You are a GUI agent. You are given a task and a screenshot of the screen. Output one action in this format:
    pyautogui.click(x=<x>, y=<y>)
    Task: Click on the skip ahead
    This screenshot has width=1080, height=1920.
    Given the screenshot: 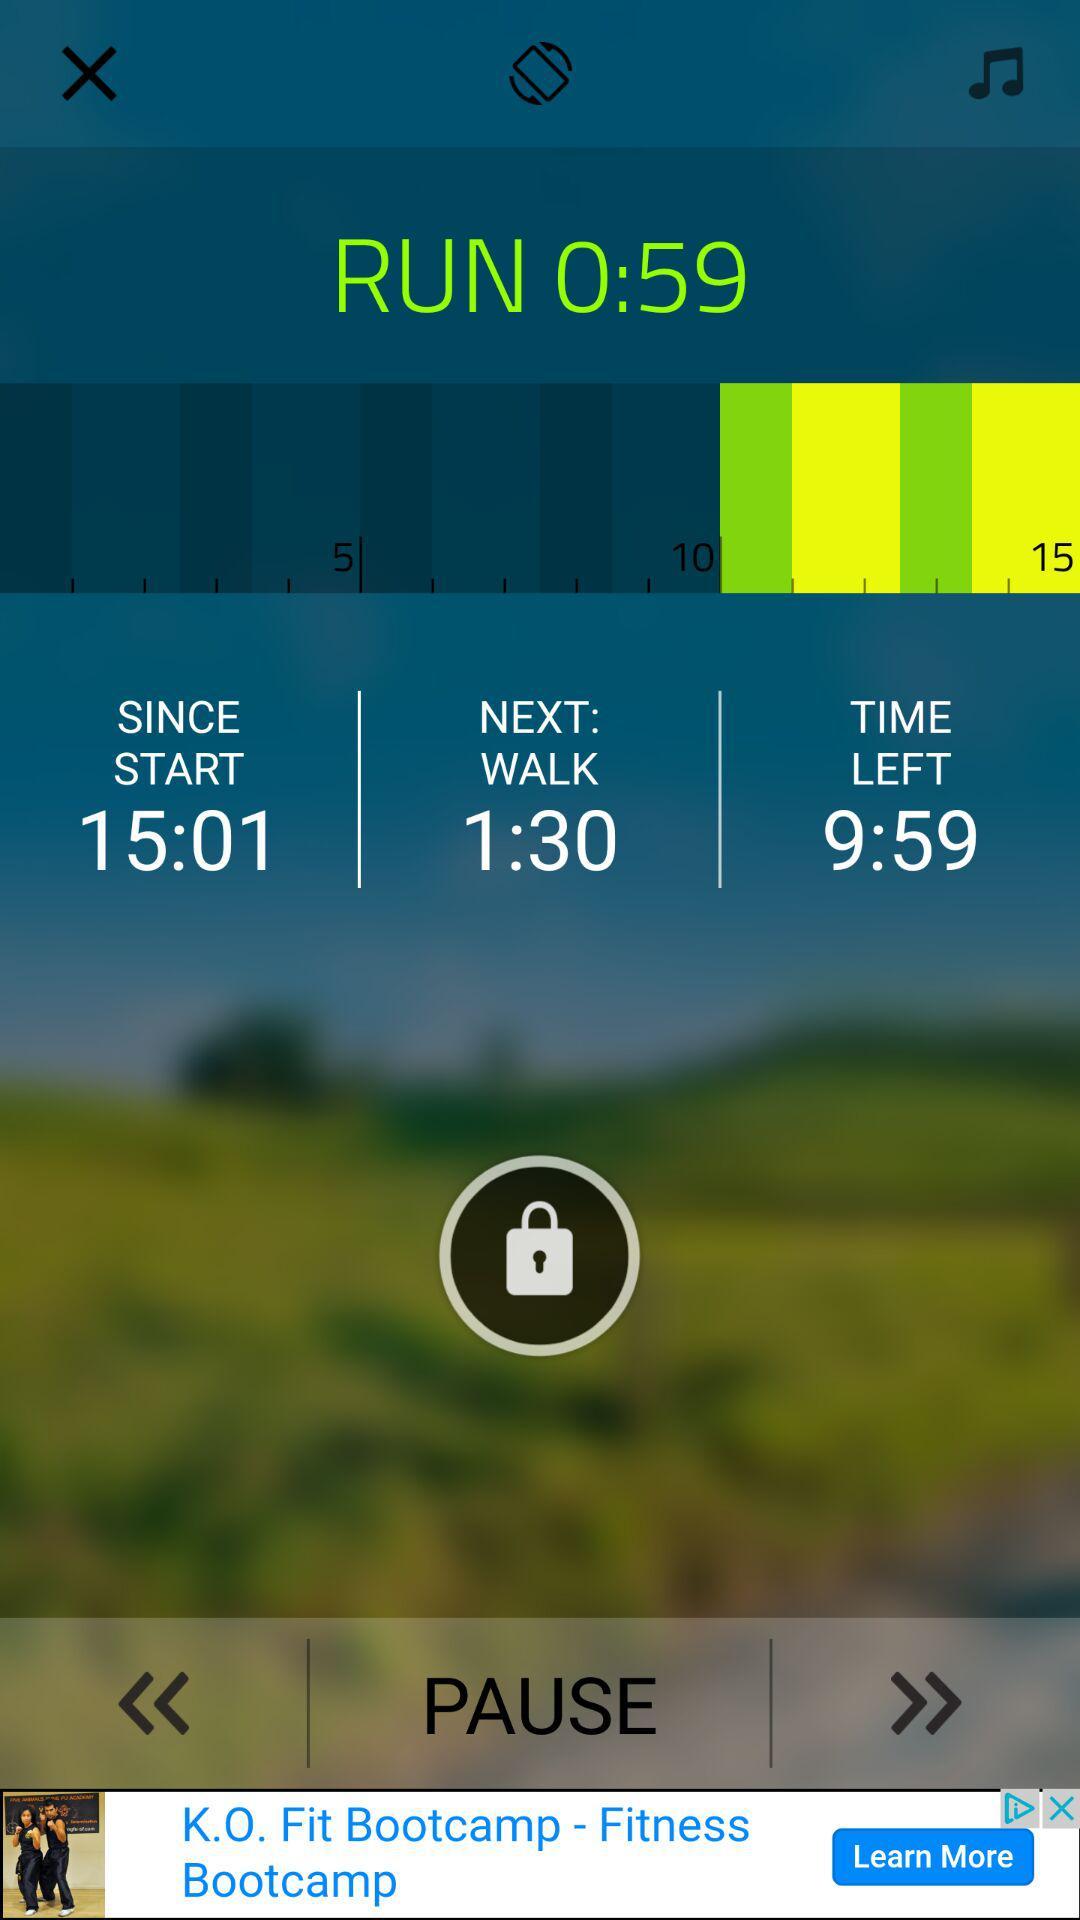 What is the action you would take?
    pyautogui.click(x=926, y=1702)
    